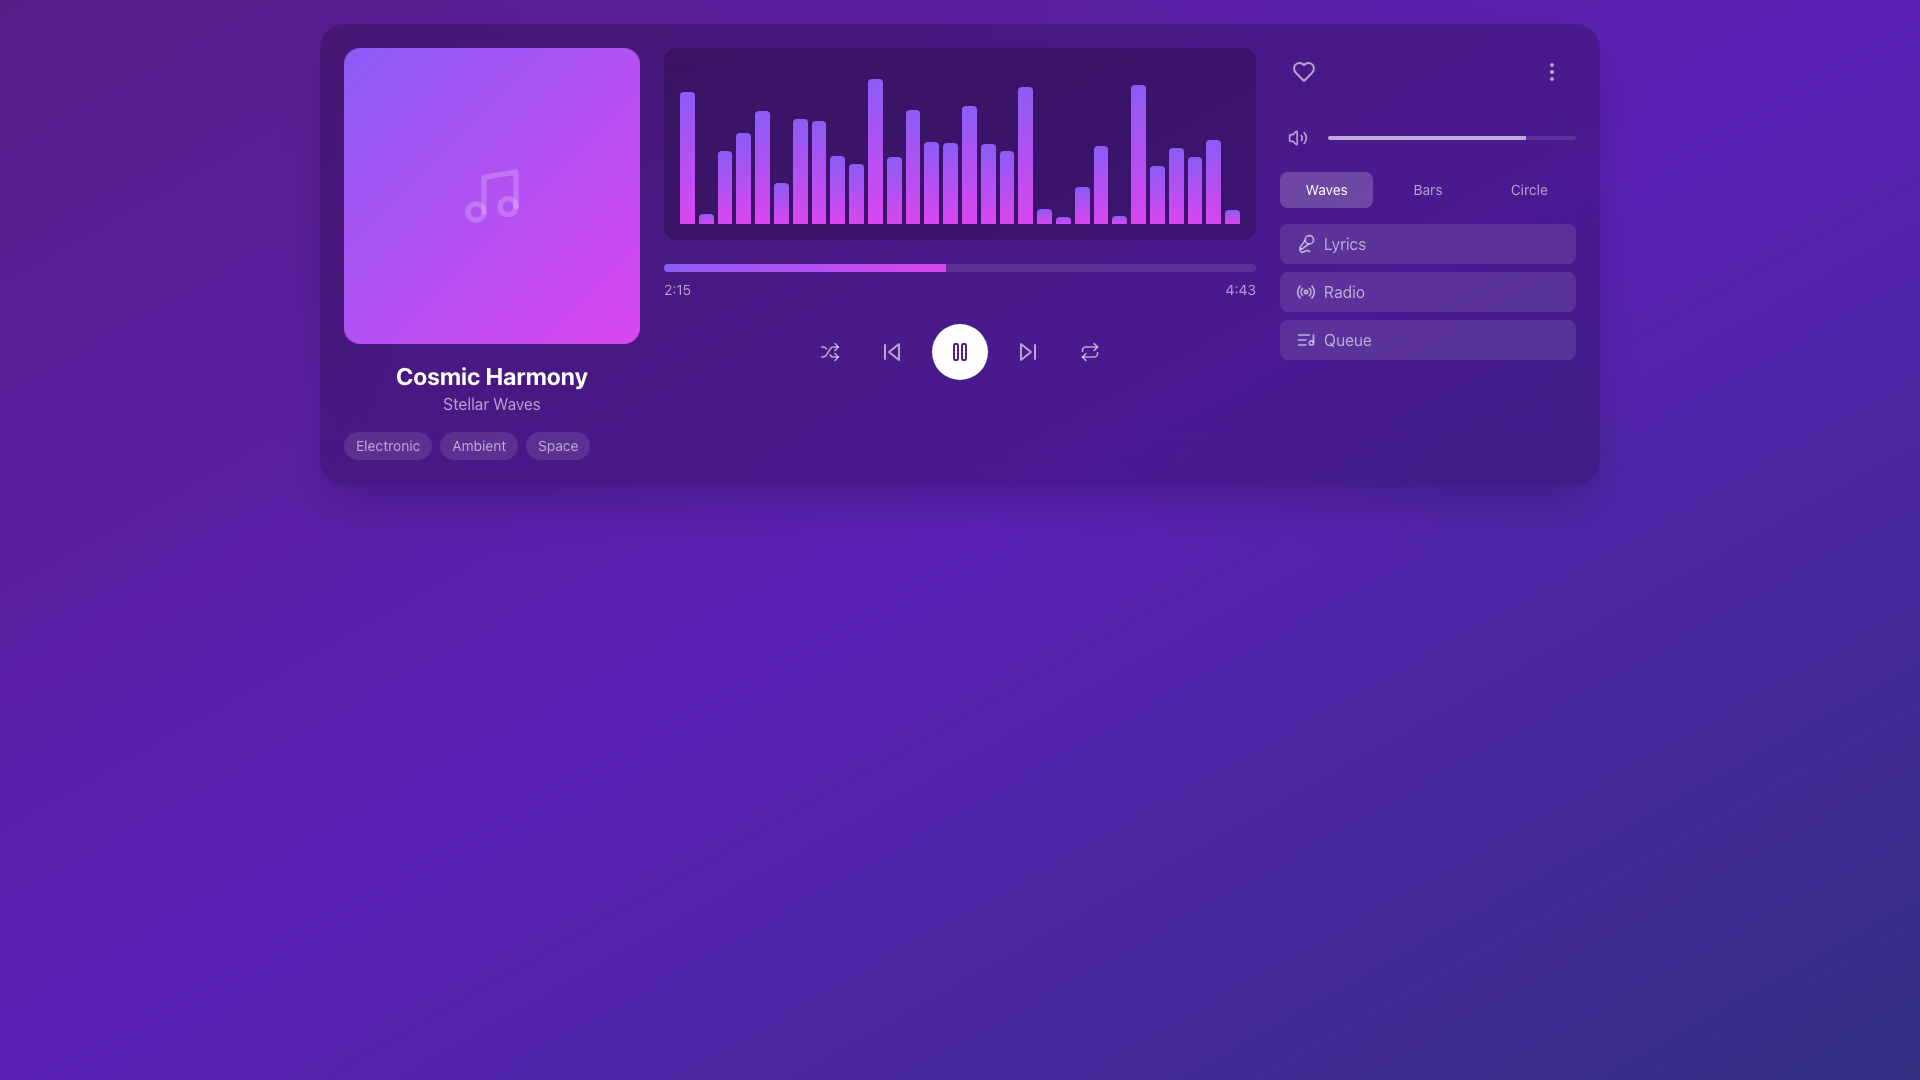 This screenshot has height=1080, width=1920. Describe the element at coordinates (1297, 137) in the screenshot. I see `the speaker icon button with sound waves, located at the top-right section of the interface` at that location.